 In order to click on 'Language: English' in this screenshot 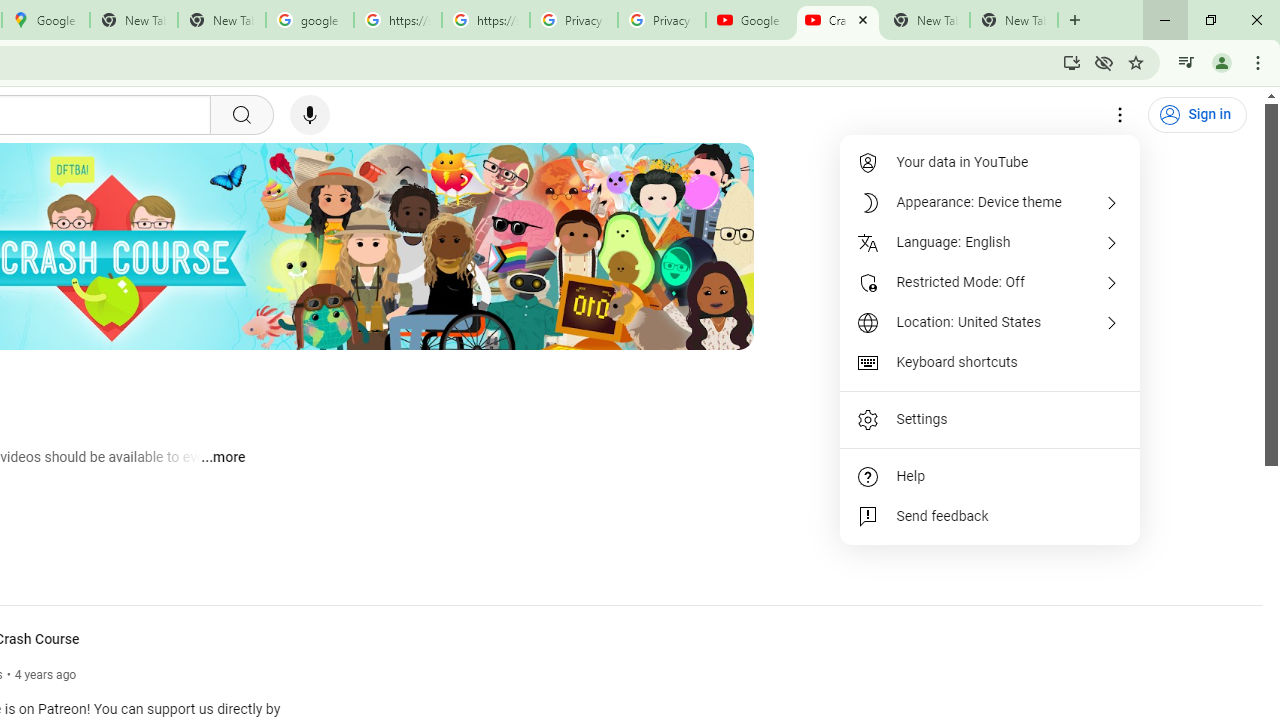, I will do `click(990, 242)`.